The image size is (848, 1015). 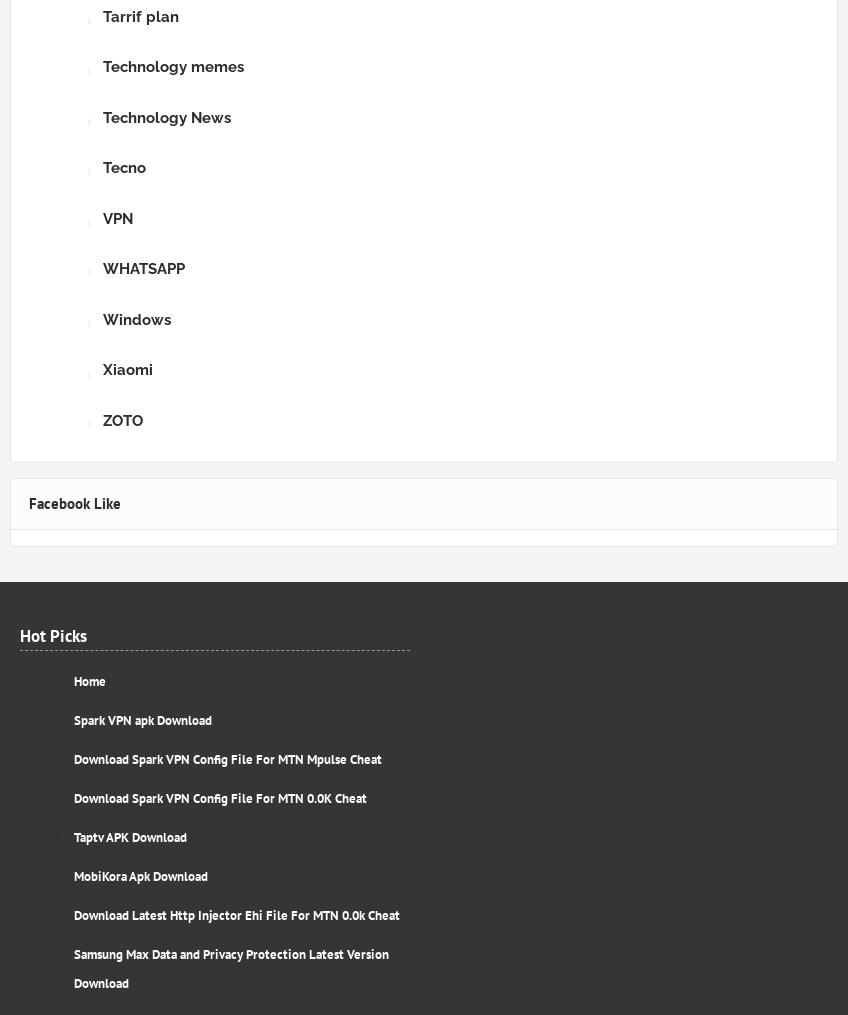 What do you see at coordinates (52, 633) in the screenshot?
I see `'Hot Picks'` at bounding box center [52, 633].